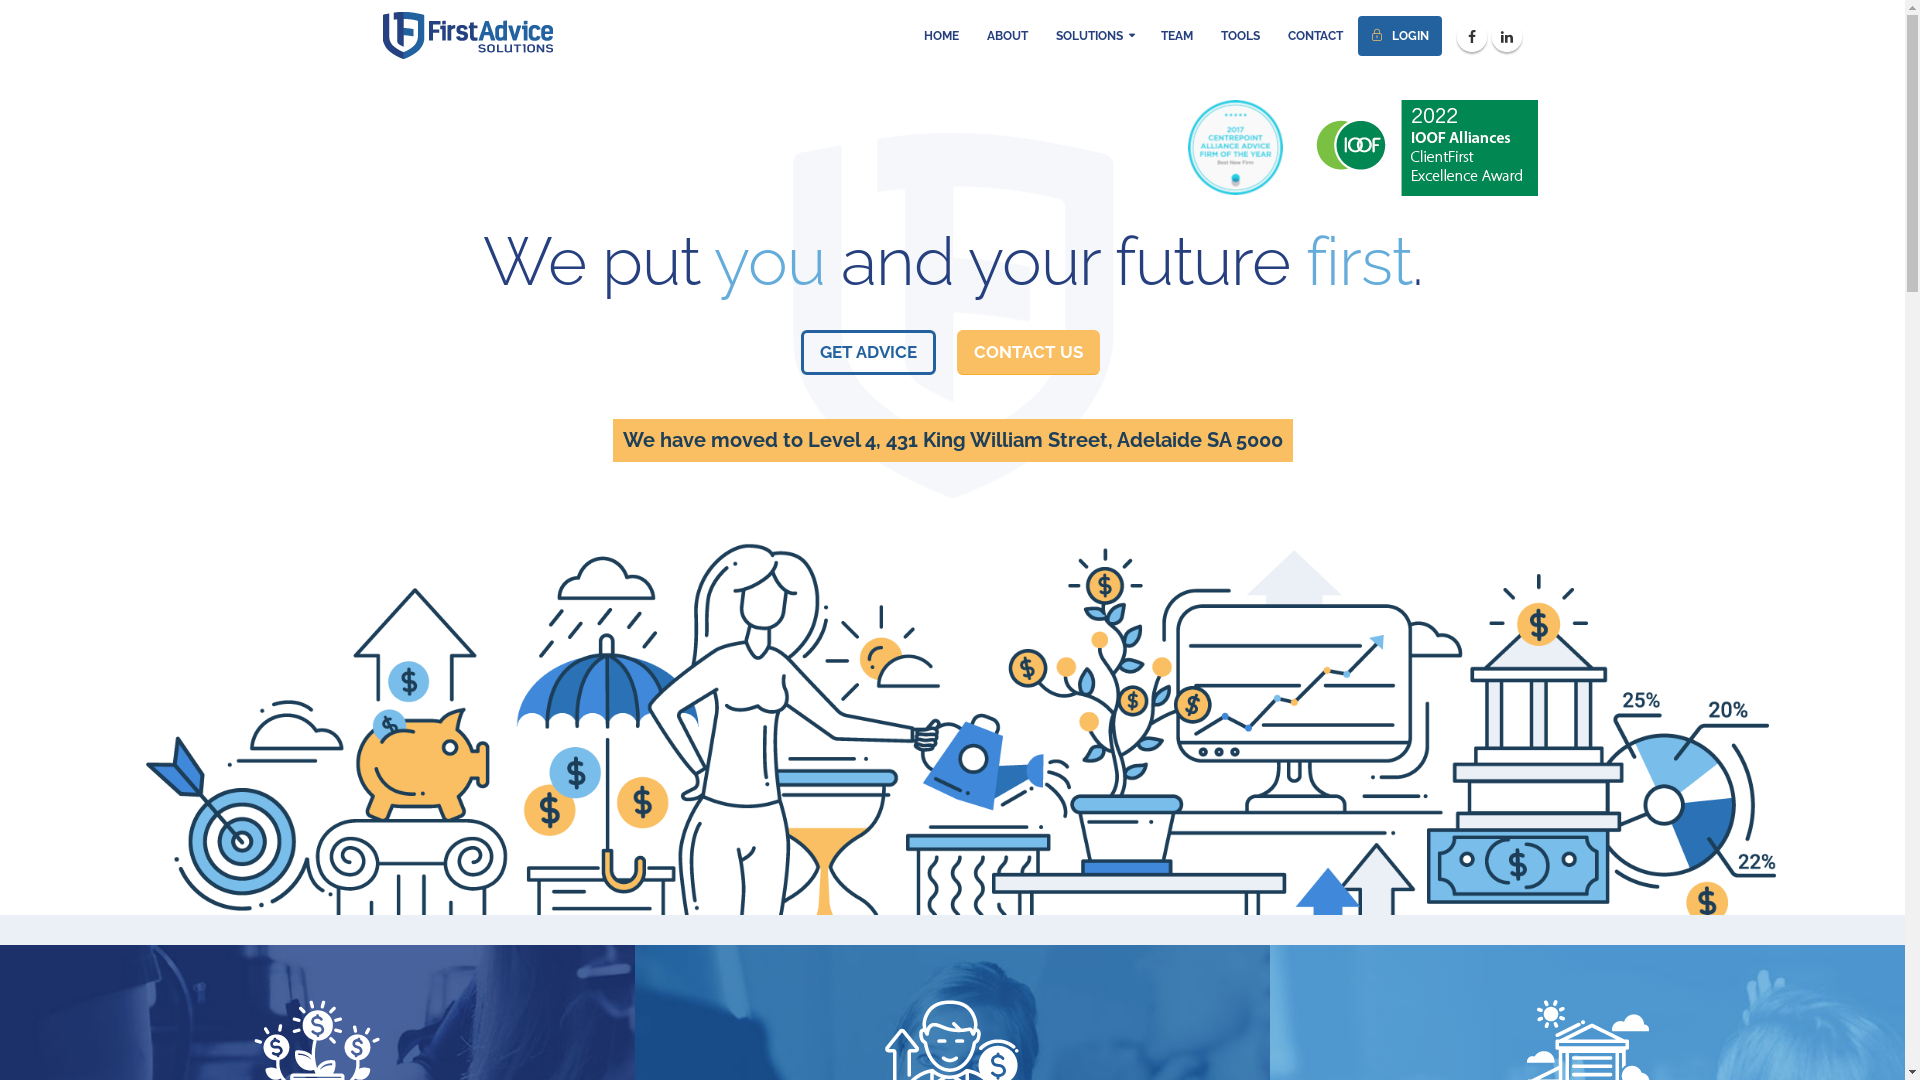  I want to click on 'SOLUTIONS', so click(1092, 35).